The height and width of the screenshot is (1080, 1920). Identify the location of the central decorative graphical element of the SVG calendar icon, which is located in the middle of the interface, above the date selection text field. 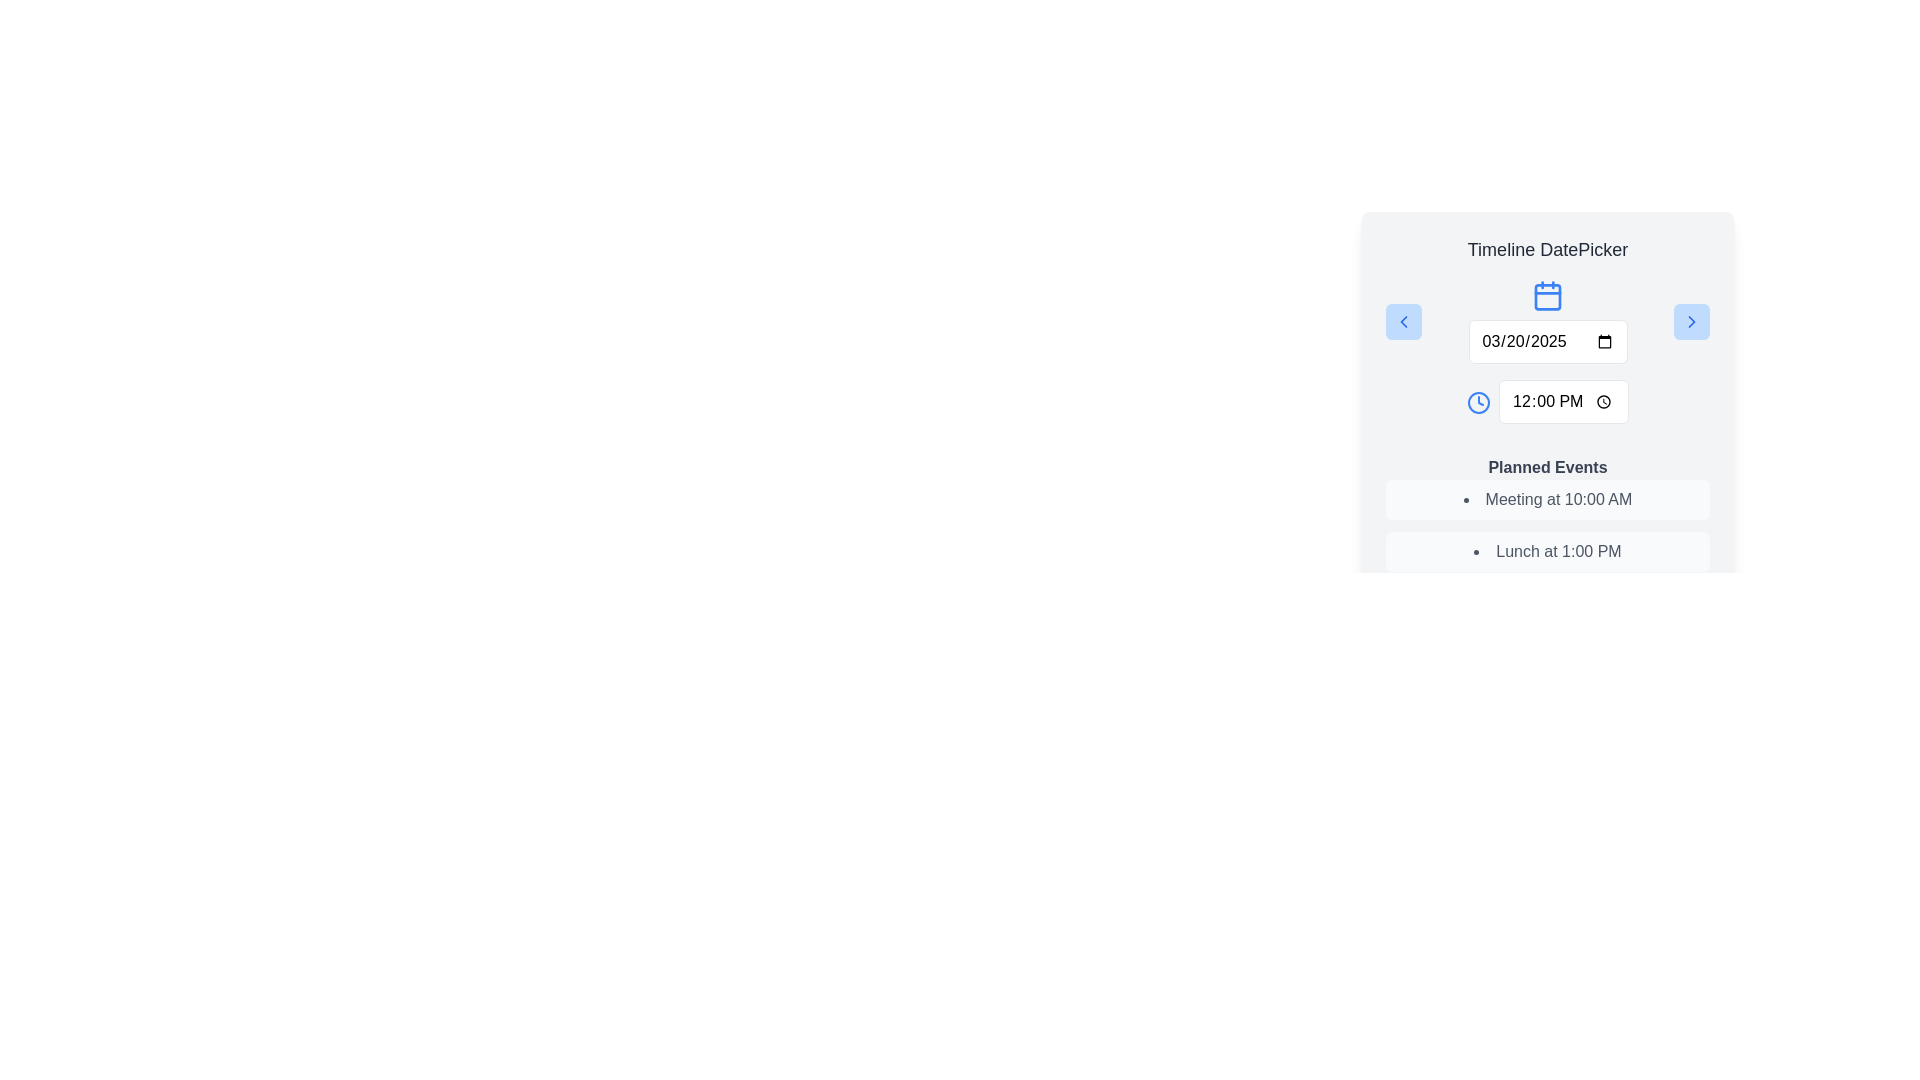
(1547, 297).